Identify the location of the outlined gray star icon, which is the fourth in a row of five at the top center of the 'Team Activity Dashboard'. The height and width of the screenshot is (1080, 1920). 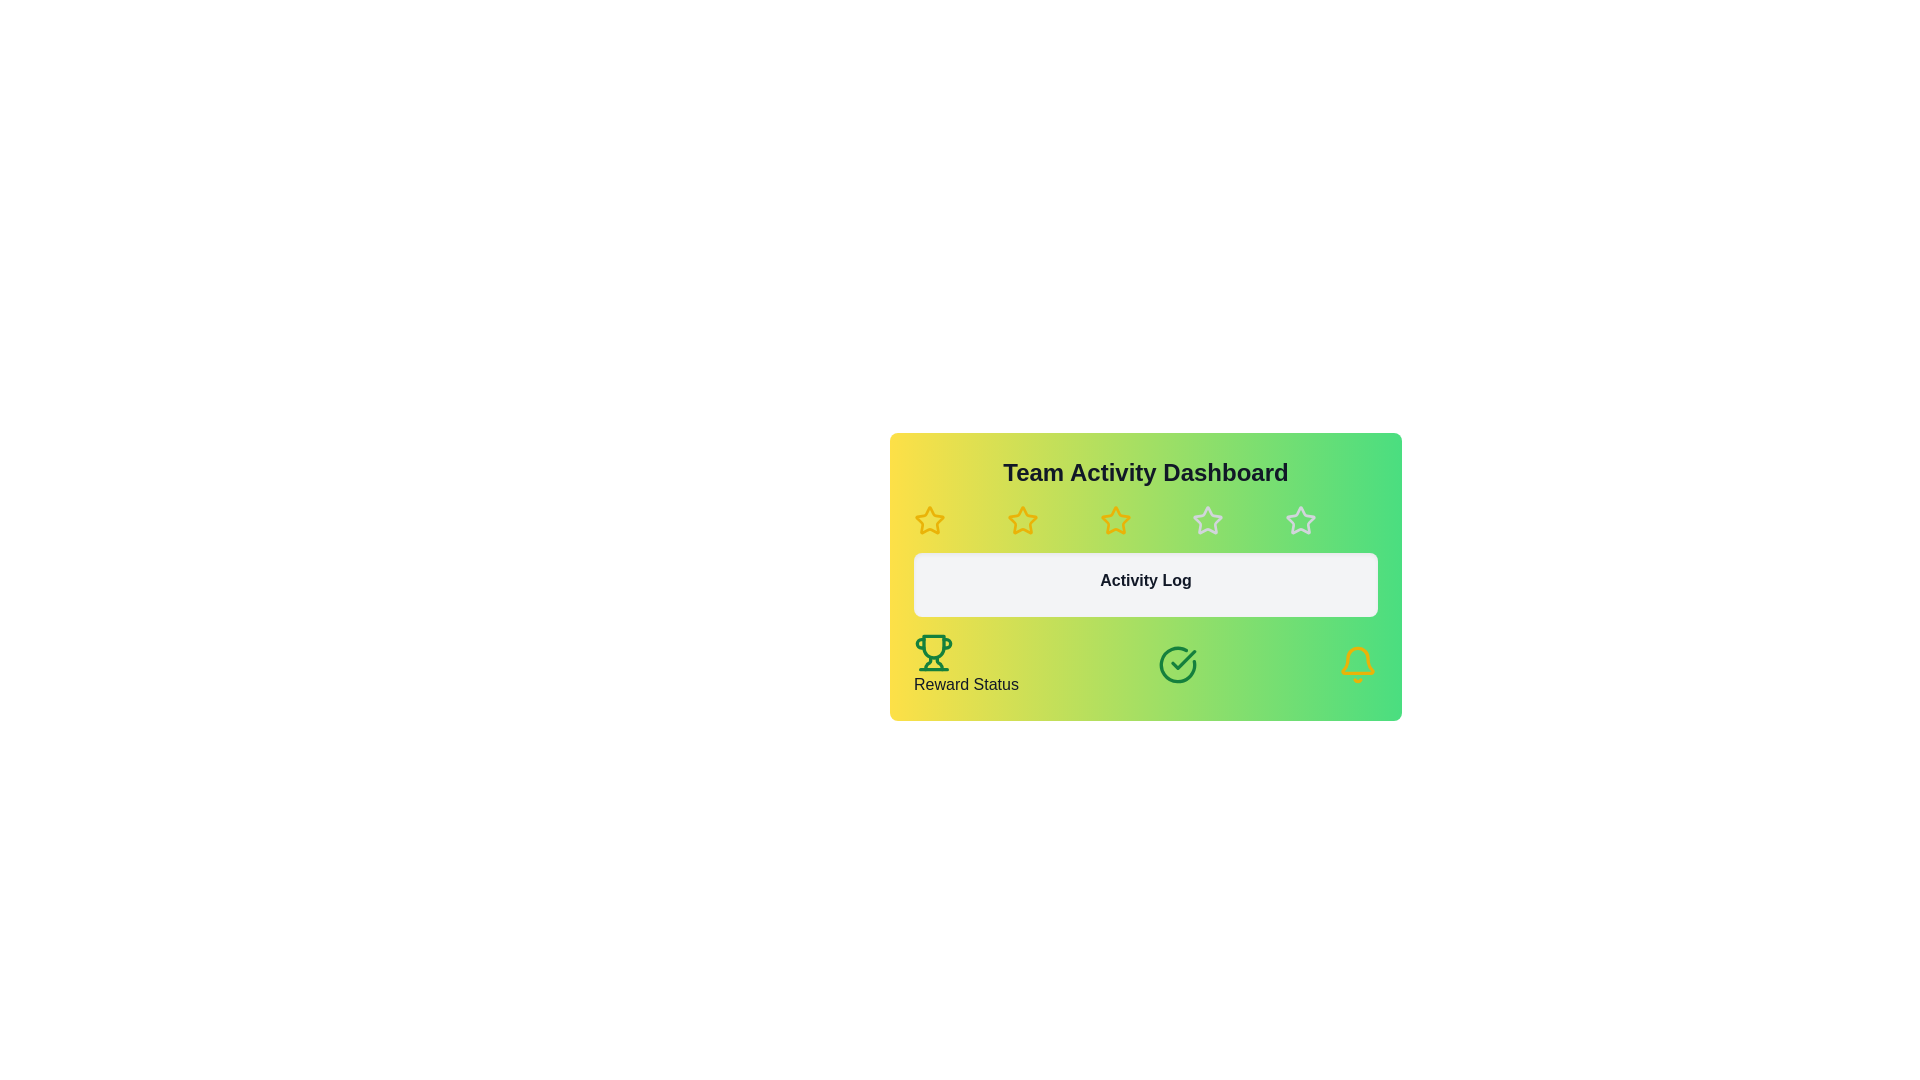
(1207, 519).